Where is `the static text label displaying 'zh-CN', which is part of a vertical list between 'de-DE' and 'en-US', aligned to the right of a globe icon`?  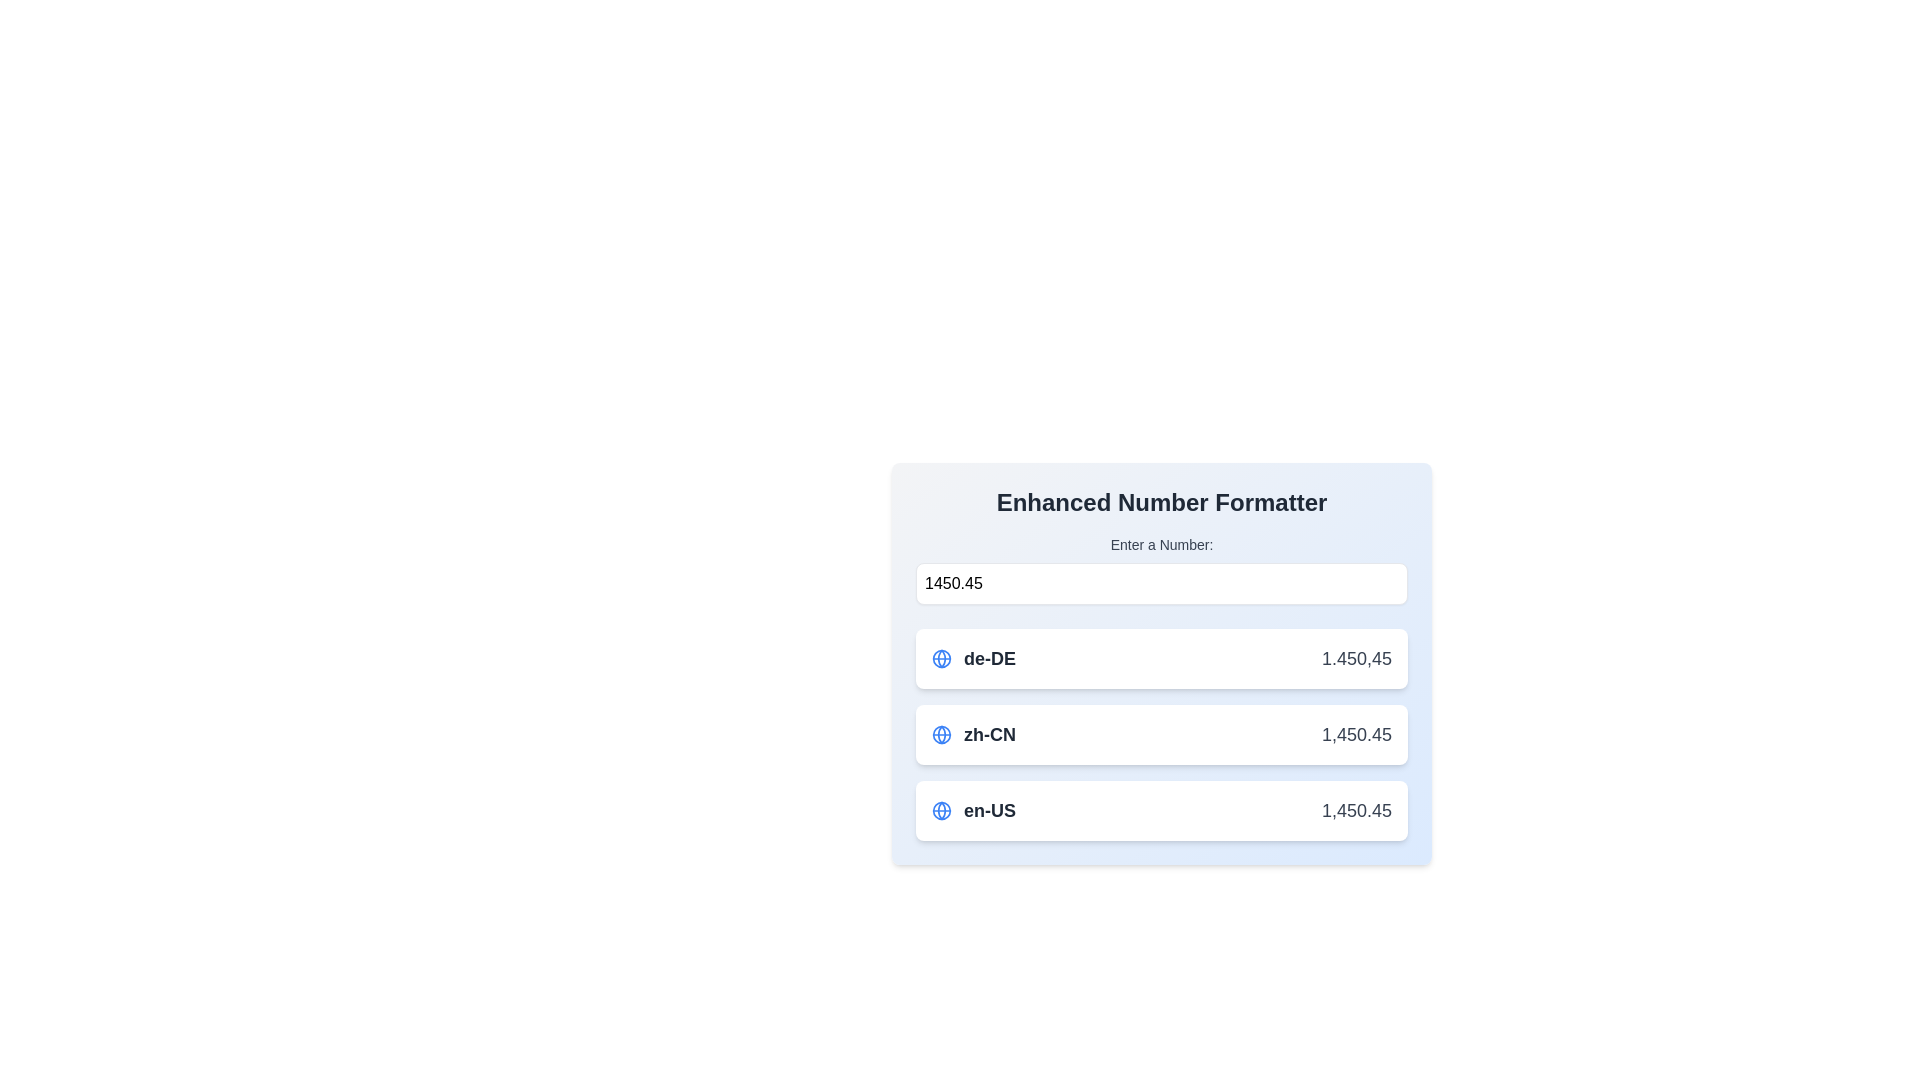
the static text label displaying 'zh-CN', which is part of a vertical list between 'de-DE' and 'en-US', aligned to the right of a globe icon is located at coordinates (989, 735).